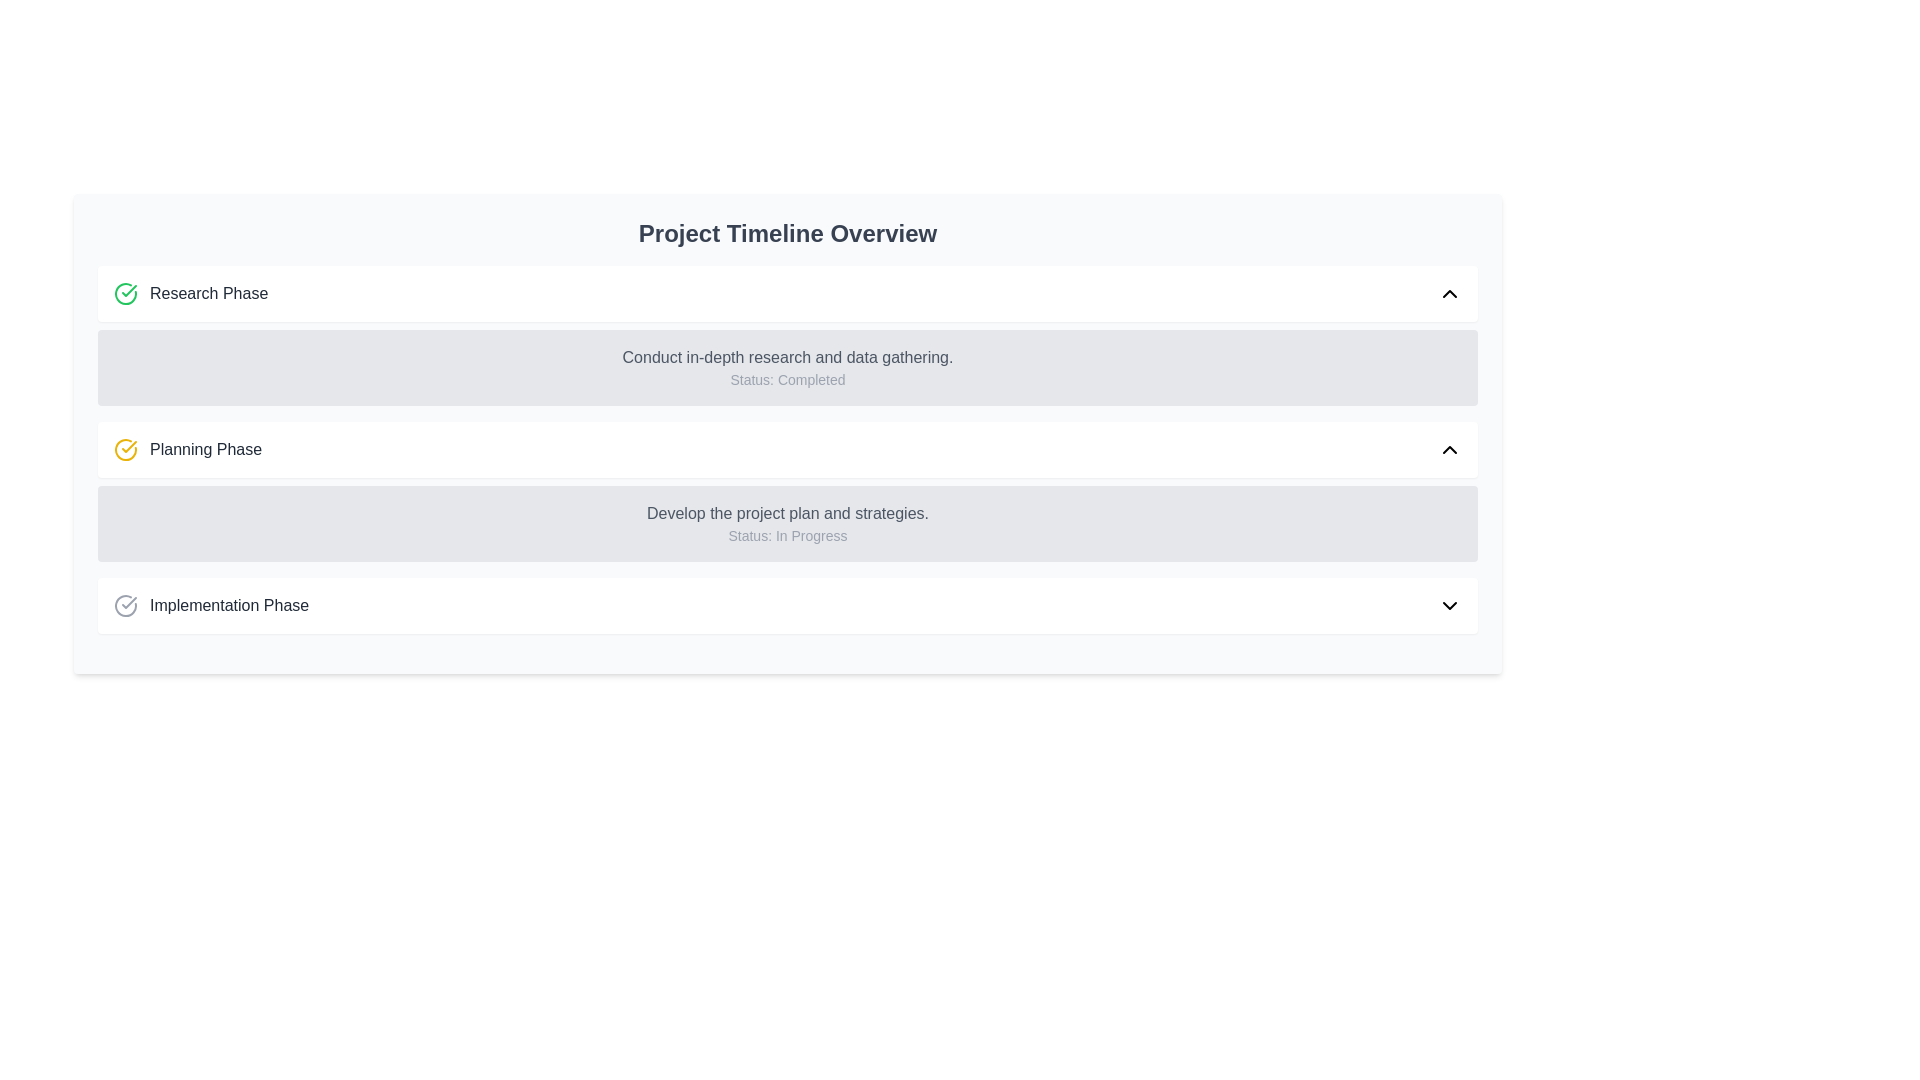  What do you see at coordinates (229, 604) in the screenshot?
I see `the static text label displaying 'Implementation Phase', located on the third line of the project timeline overview` at bounding box center [229, 604].